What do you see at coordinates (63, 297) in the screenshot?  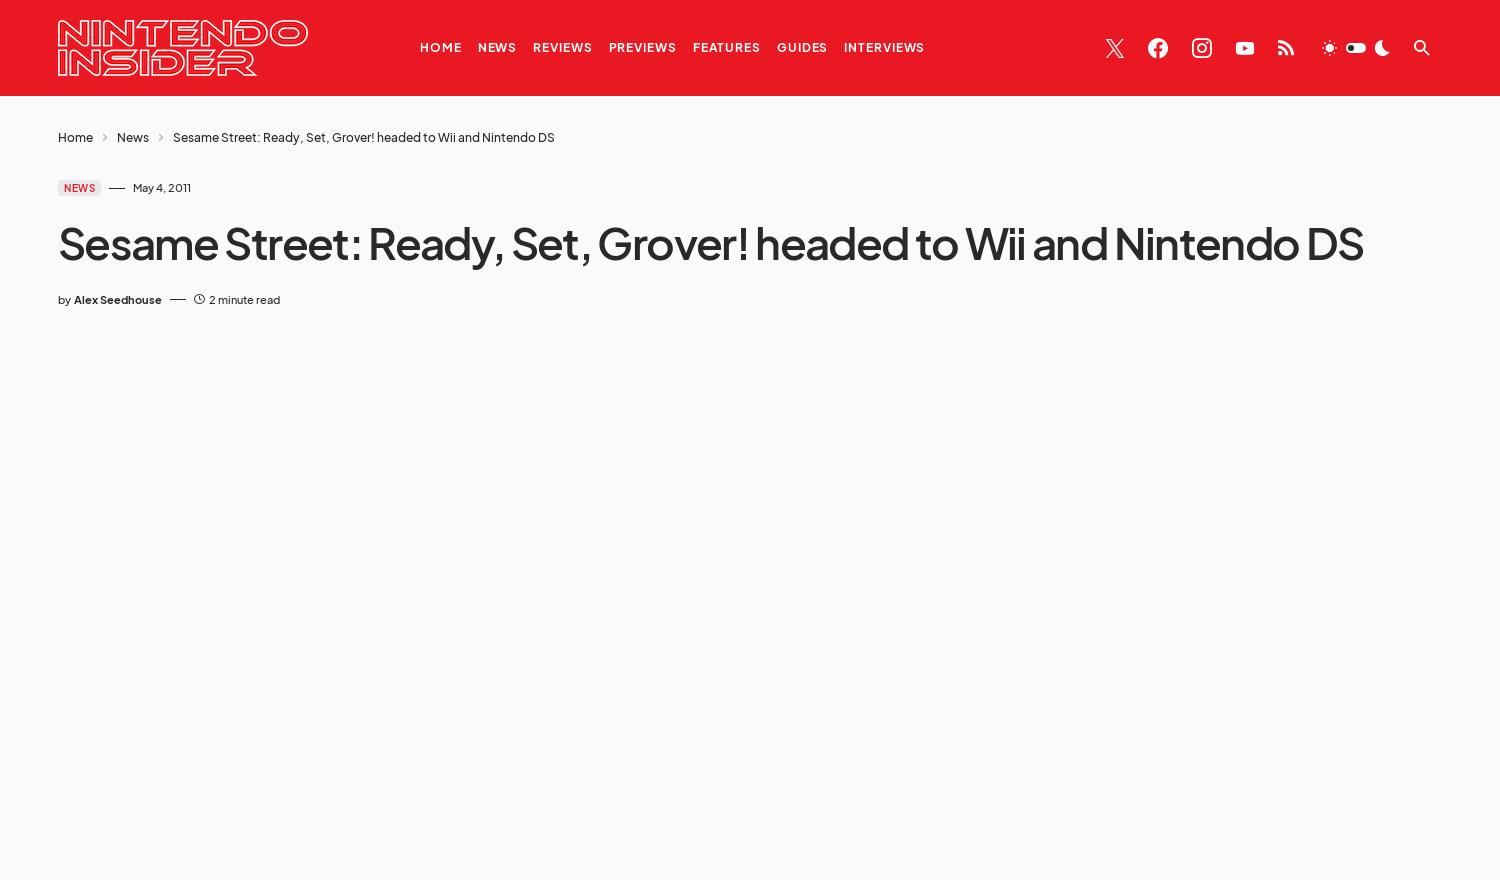 I see `'by'` at bounding box center [63, 297].